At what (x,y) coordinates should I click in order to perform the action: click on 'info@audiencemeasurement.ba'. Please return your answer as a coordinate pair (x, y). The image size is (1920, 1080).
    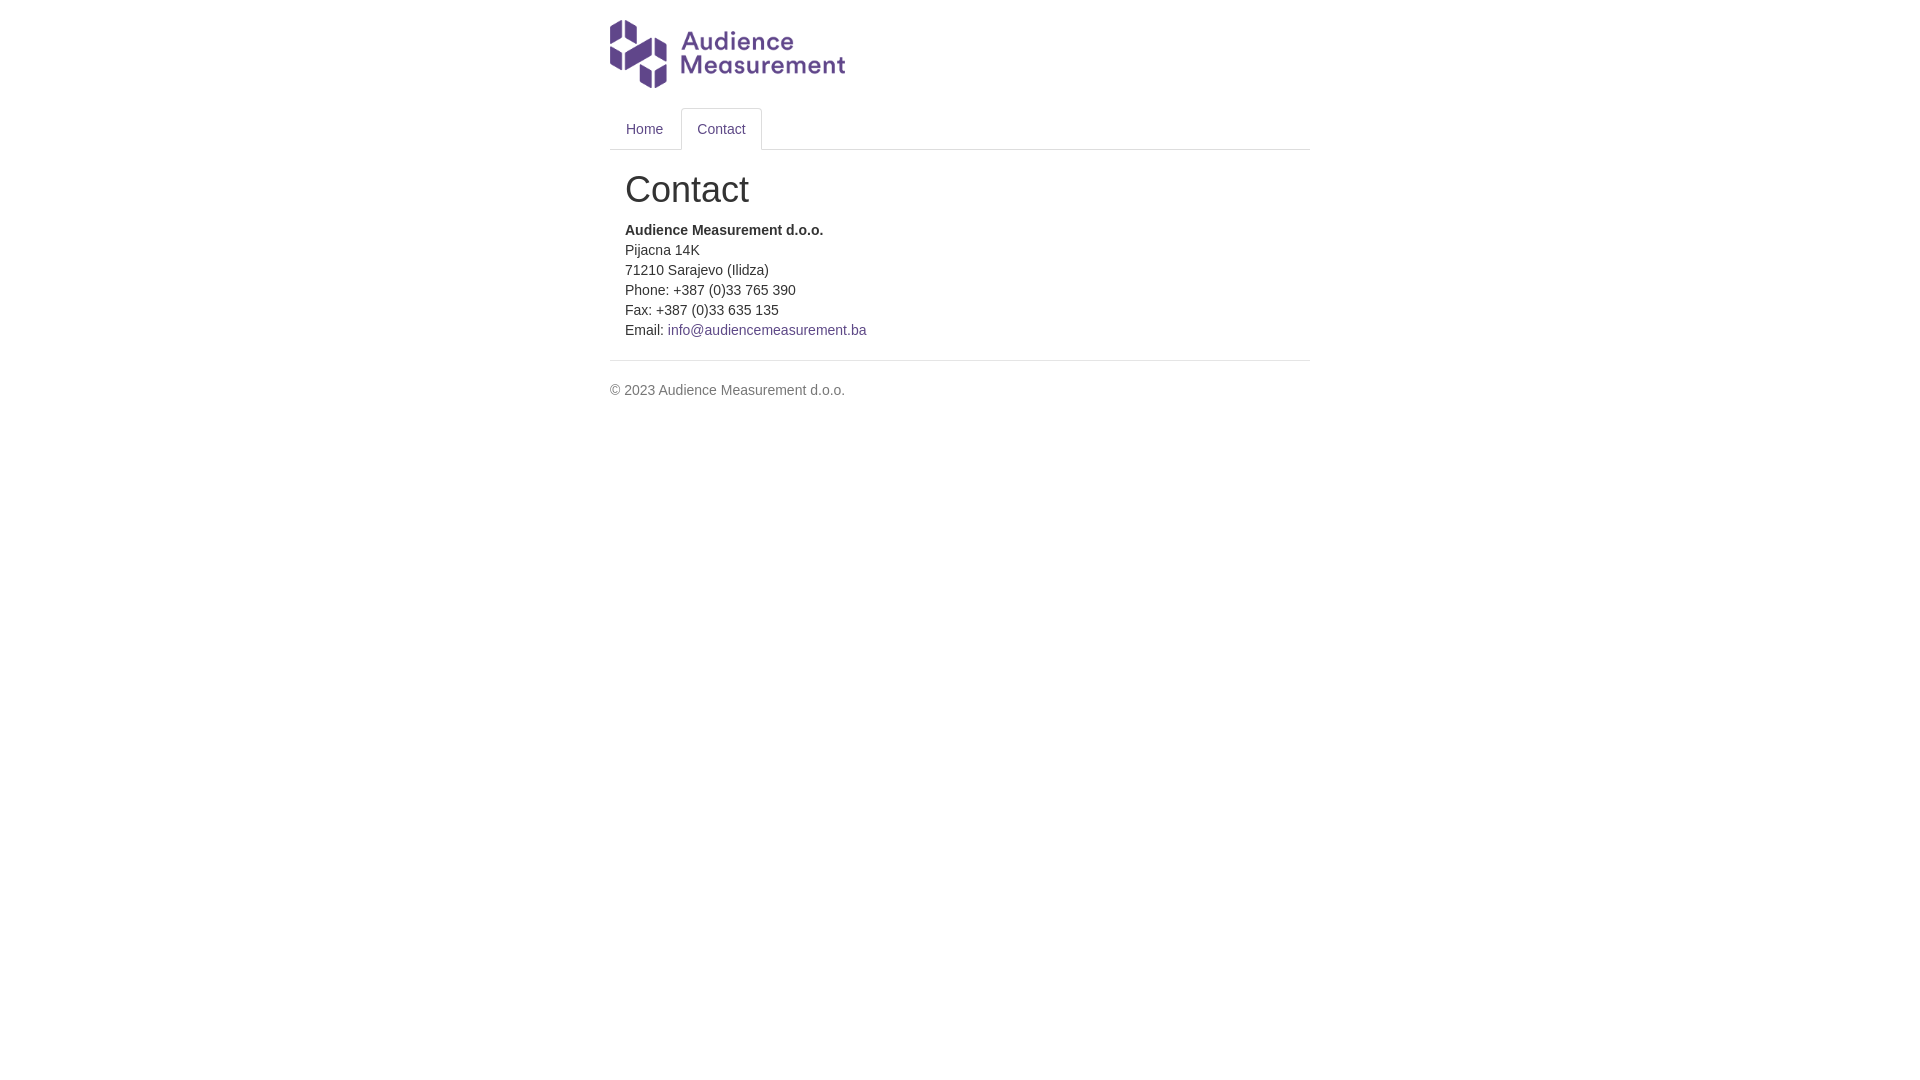
    Looking at the image, I should click on (766, 329).